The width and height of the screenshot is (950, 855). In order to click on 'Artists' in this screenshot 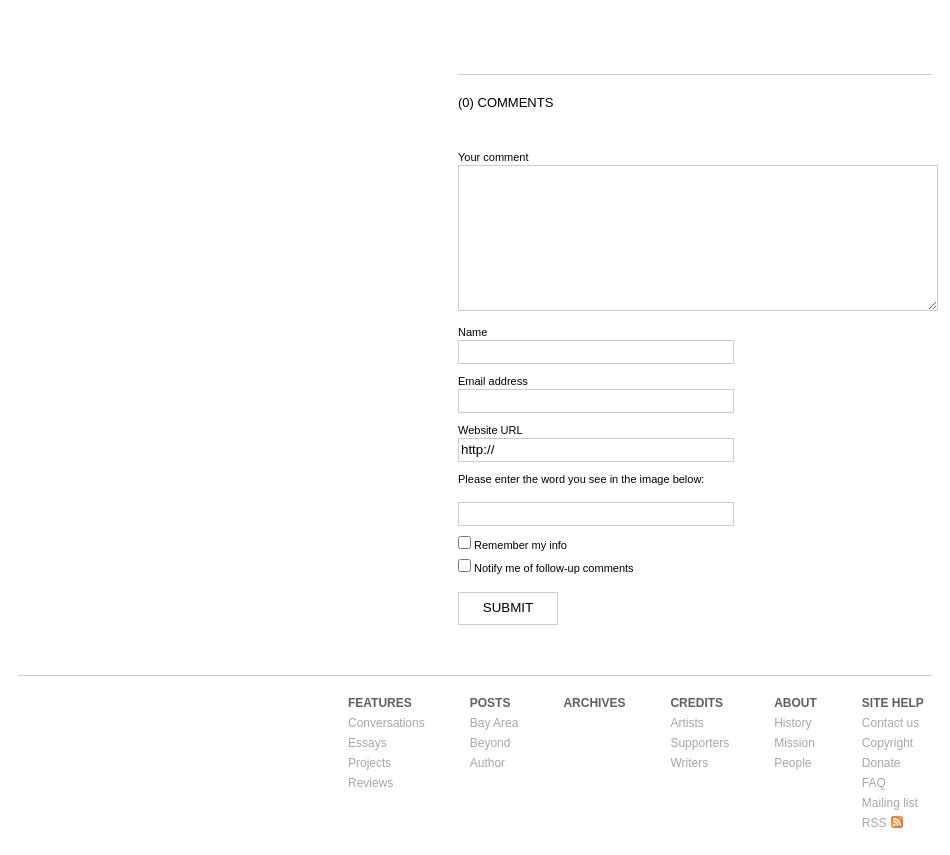, I will do `click(686, 720)`.